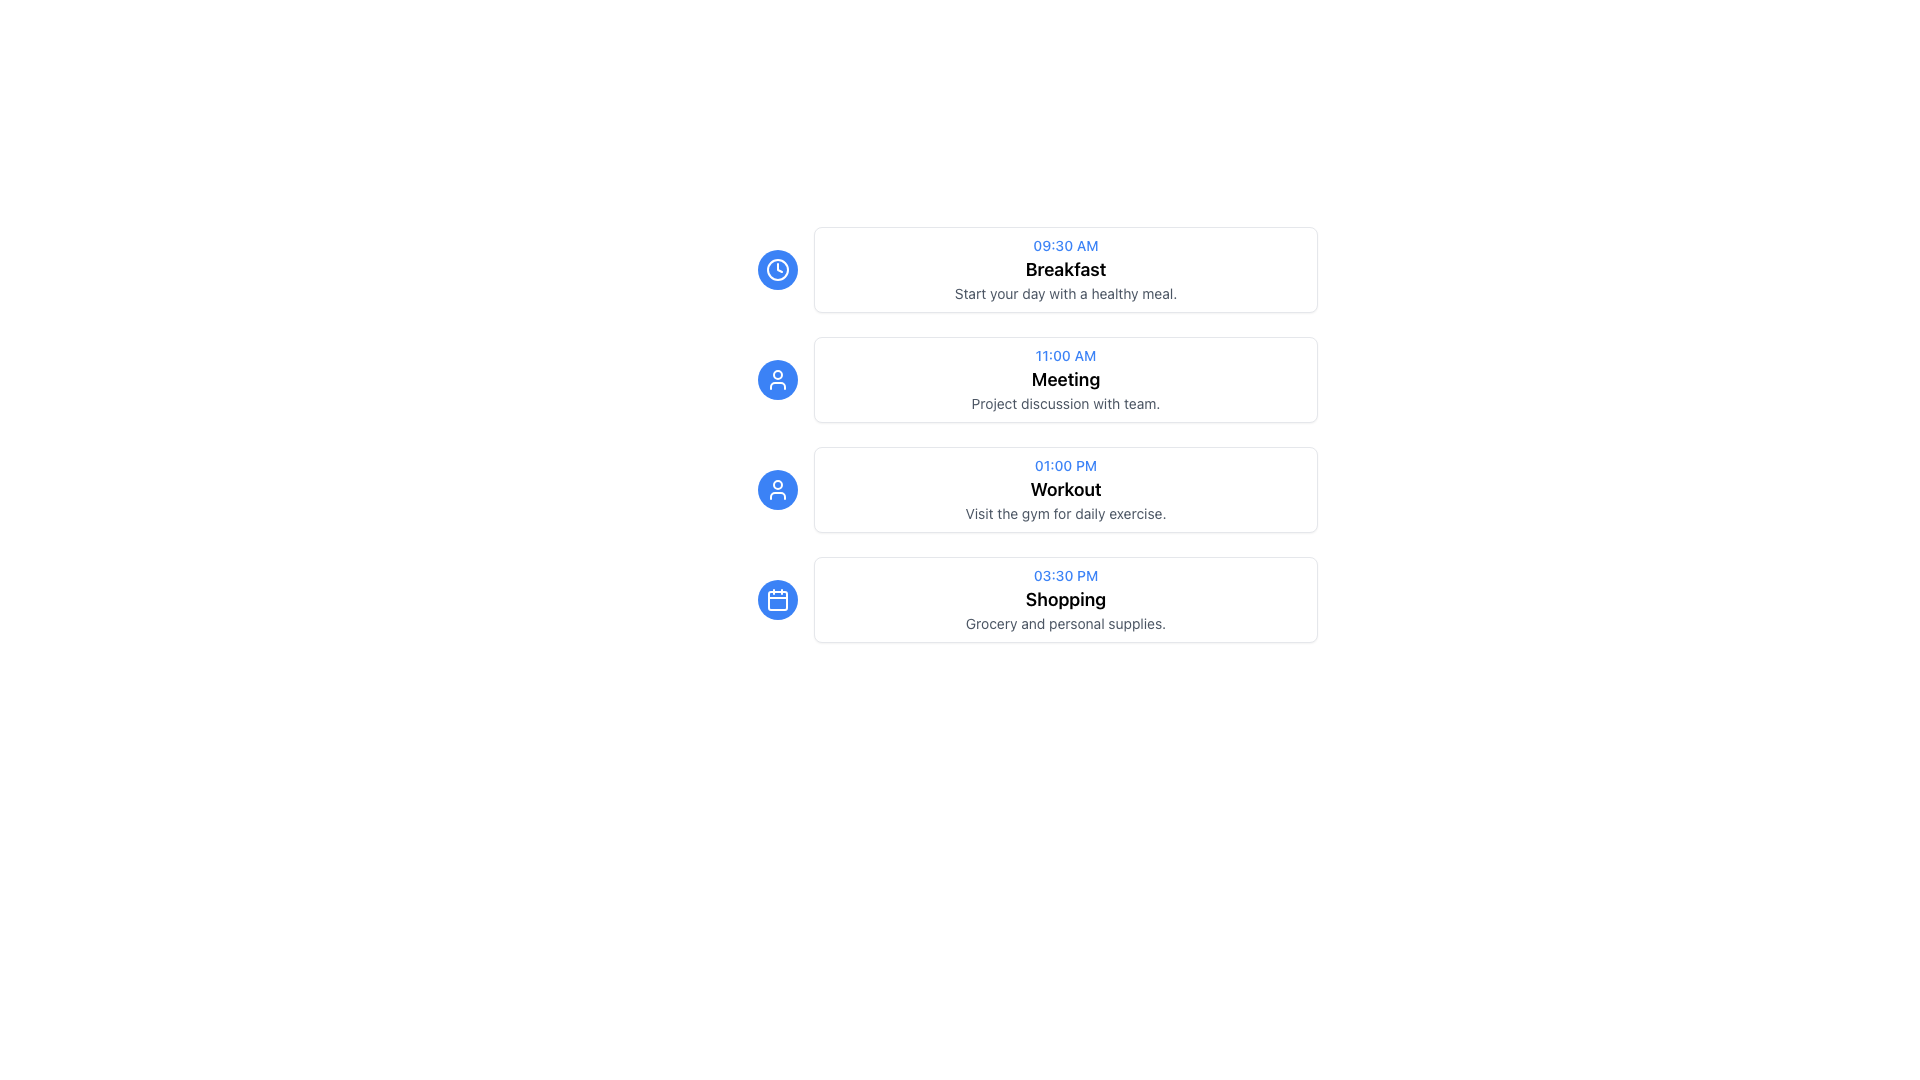 This screenshot has height=1080, width=1920. What do you see at coordinates (776, 380) in the screenshot?
I see `the icon representing the user for the '11:00 AM Meeting'` at bounding box center [776, 380].